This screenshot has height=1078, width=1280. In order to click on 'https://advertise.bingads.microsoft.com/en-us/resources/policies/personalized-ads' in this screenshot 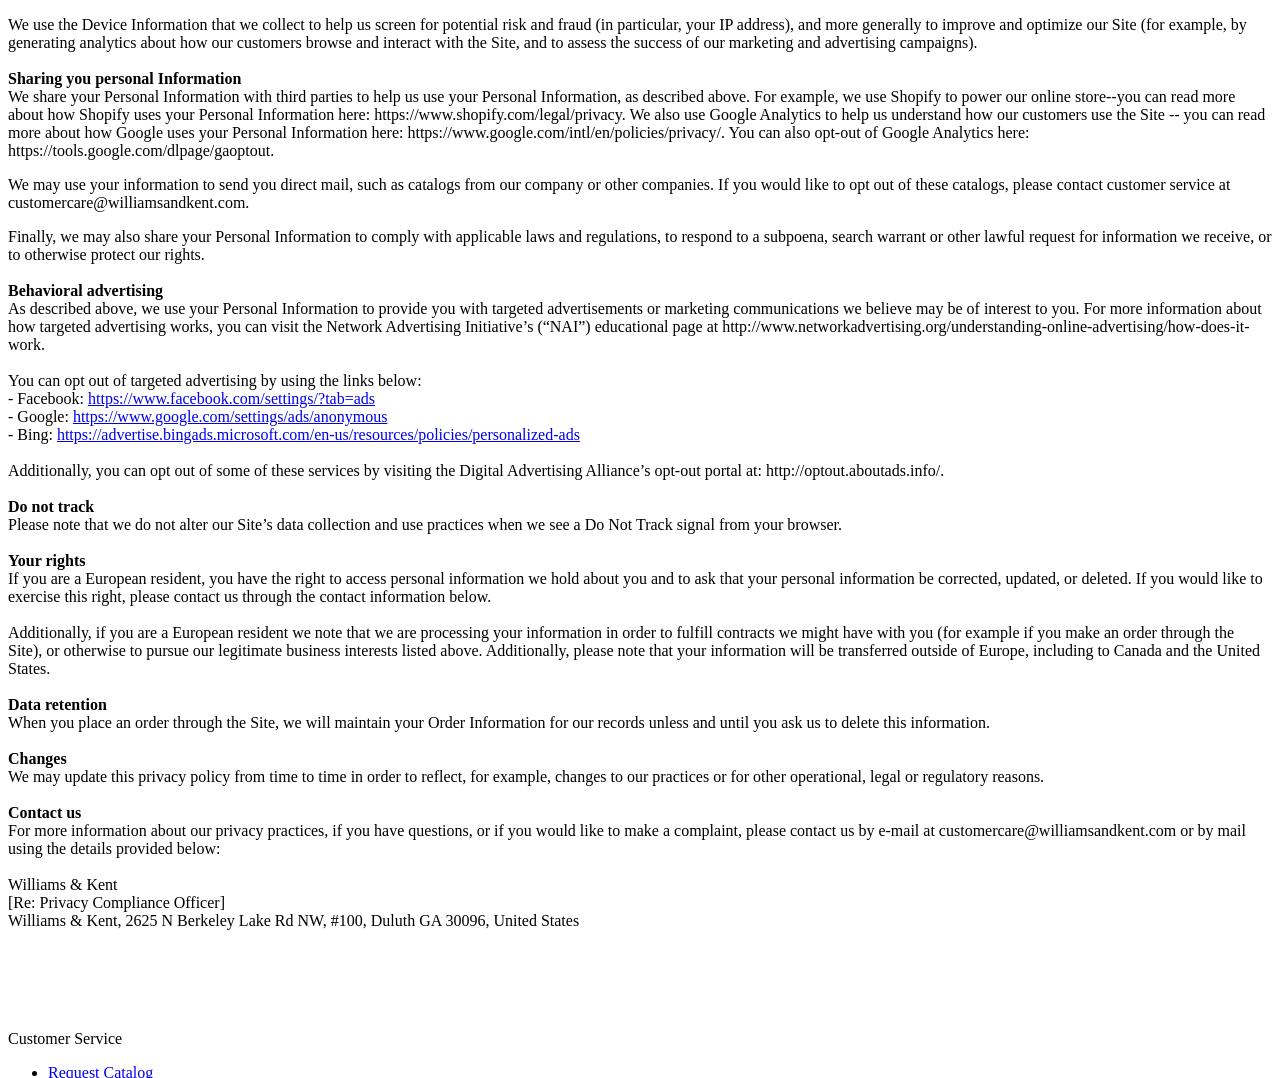, I will do `click(316, 433)`.